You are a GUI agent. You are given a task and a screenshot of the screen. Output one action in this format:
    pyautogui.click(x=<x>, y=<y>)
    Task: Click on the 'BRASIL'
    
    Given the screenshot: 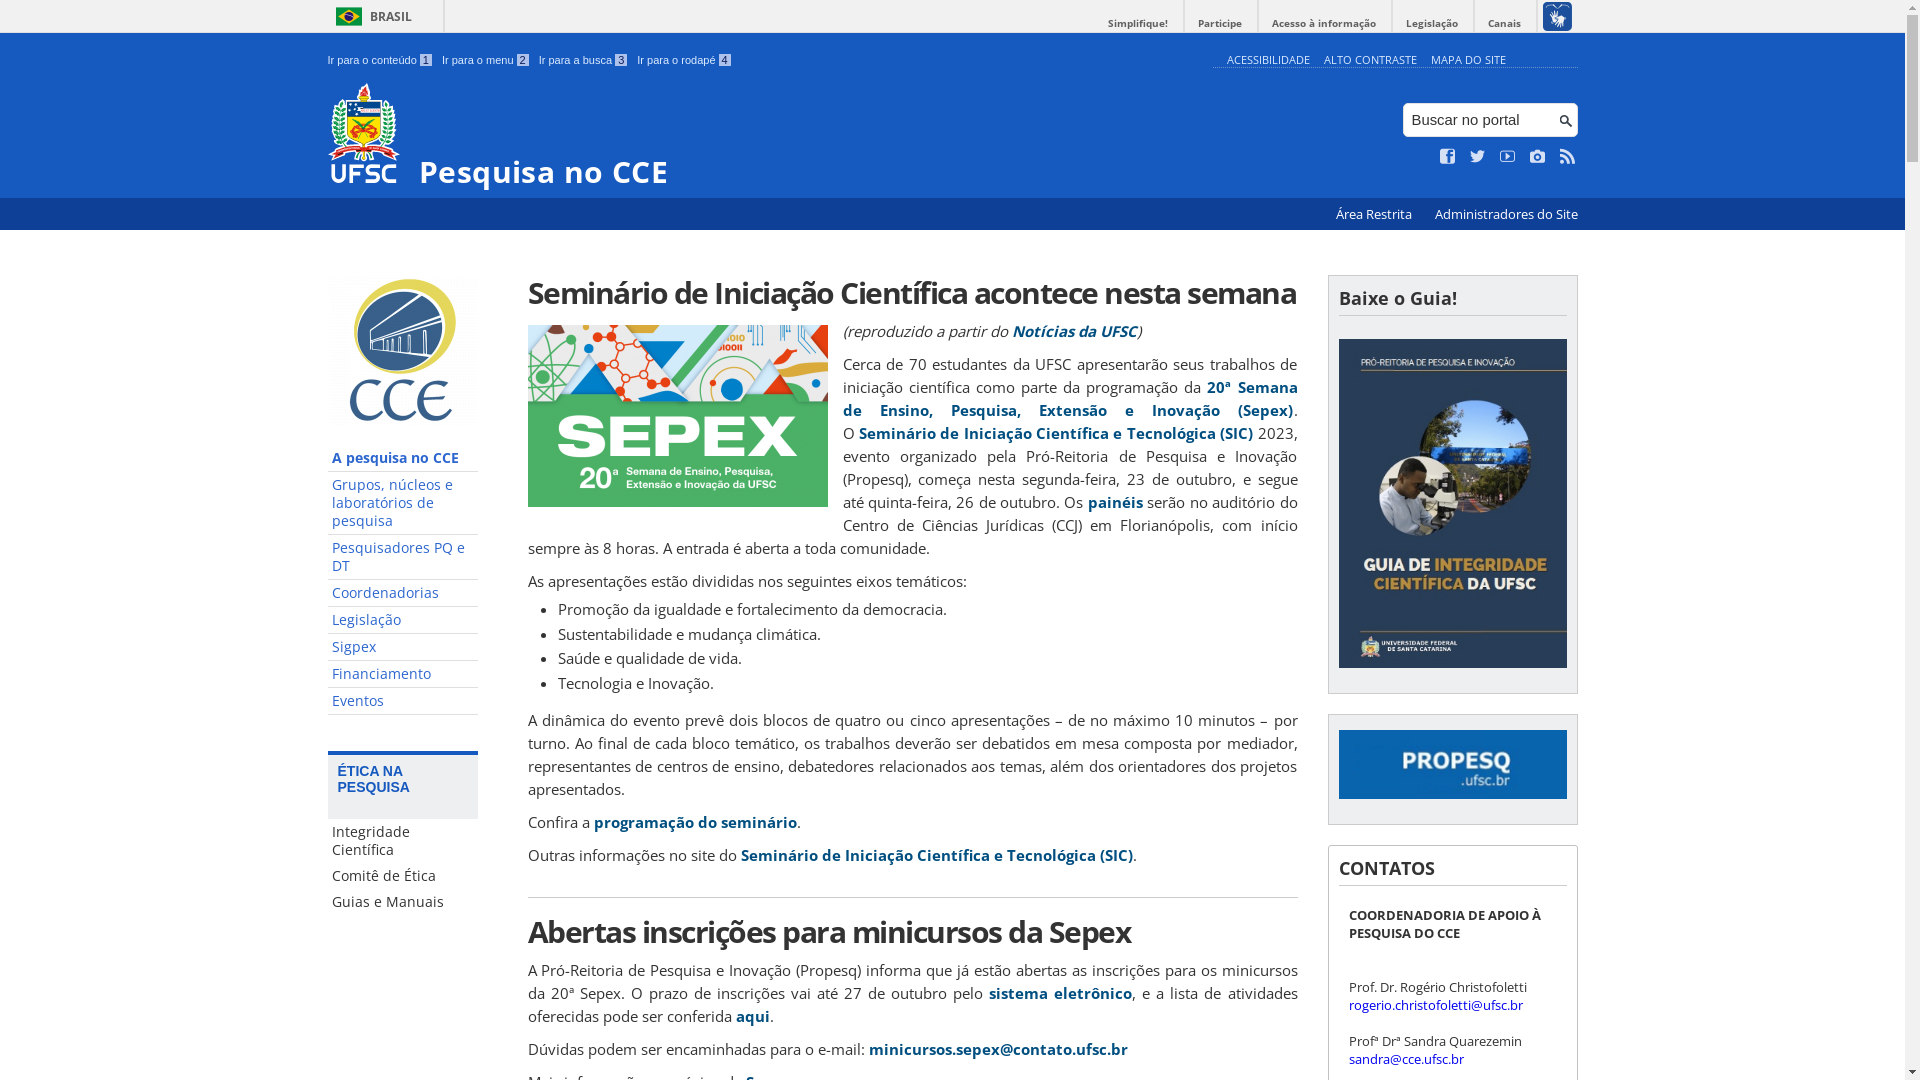 What is the action you would take?
    pyautogui.click(x=327, y=16)
    